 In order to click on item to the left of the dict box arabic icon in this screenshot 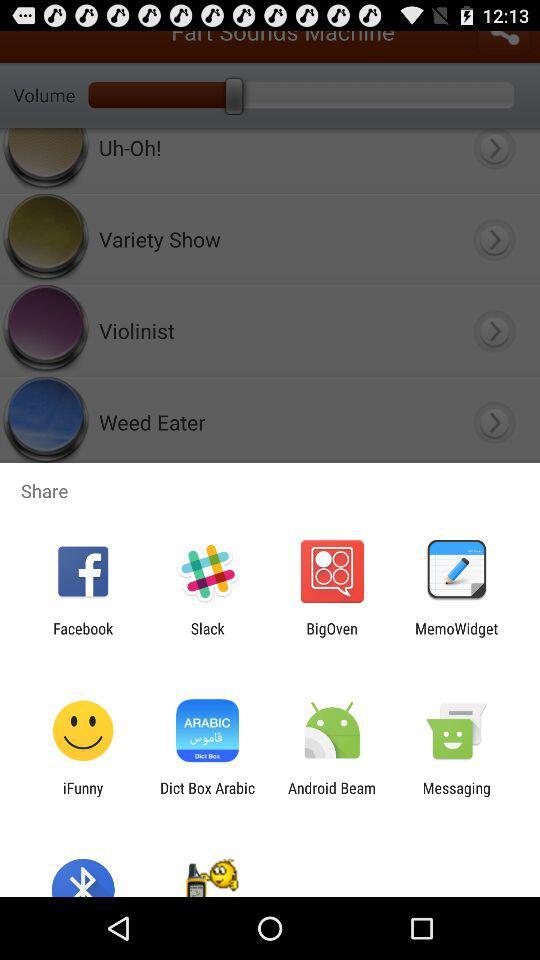, I will do `click(82, 796)`.